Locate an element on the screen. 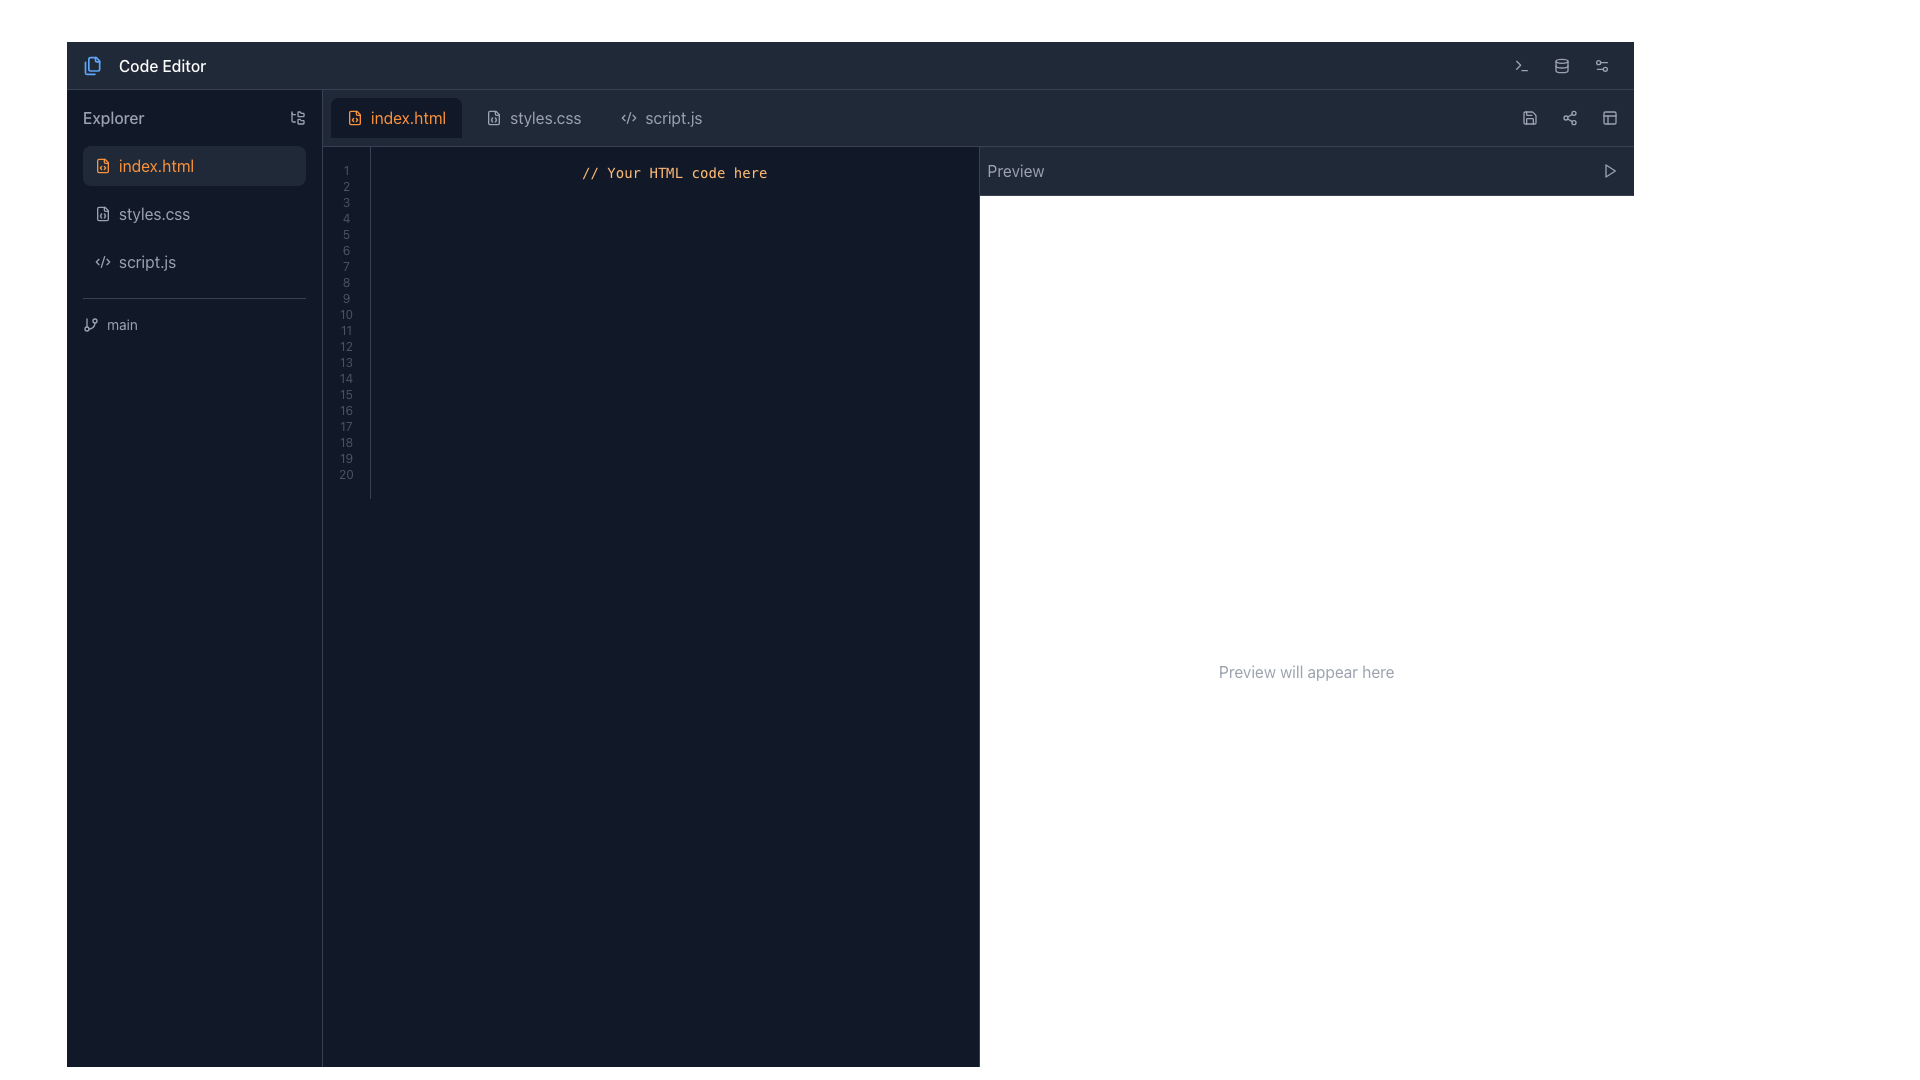 This screenshot has width=1920, height=1080. on the small numerical indicator displaying the value '8' located in the vertical list of numeric indicators on the left side of the content editor is located at coordinates (346, 282).